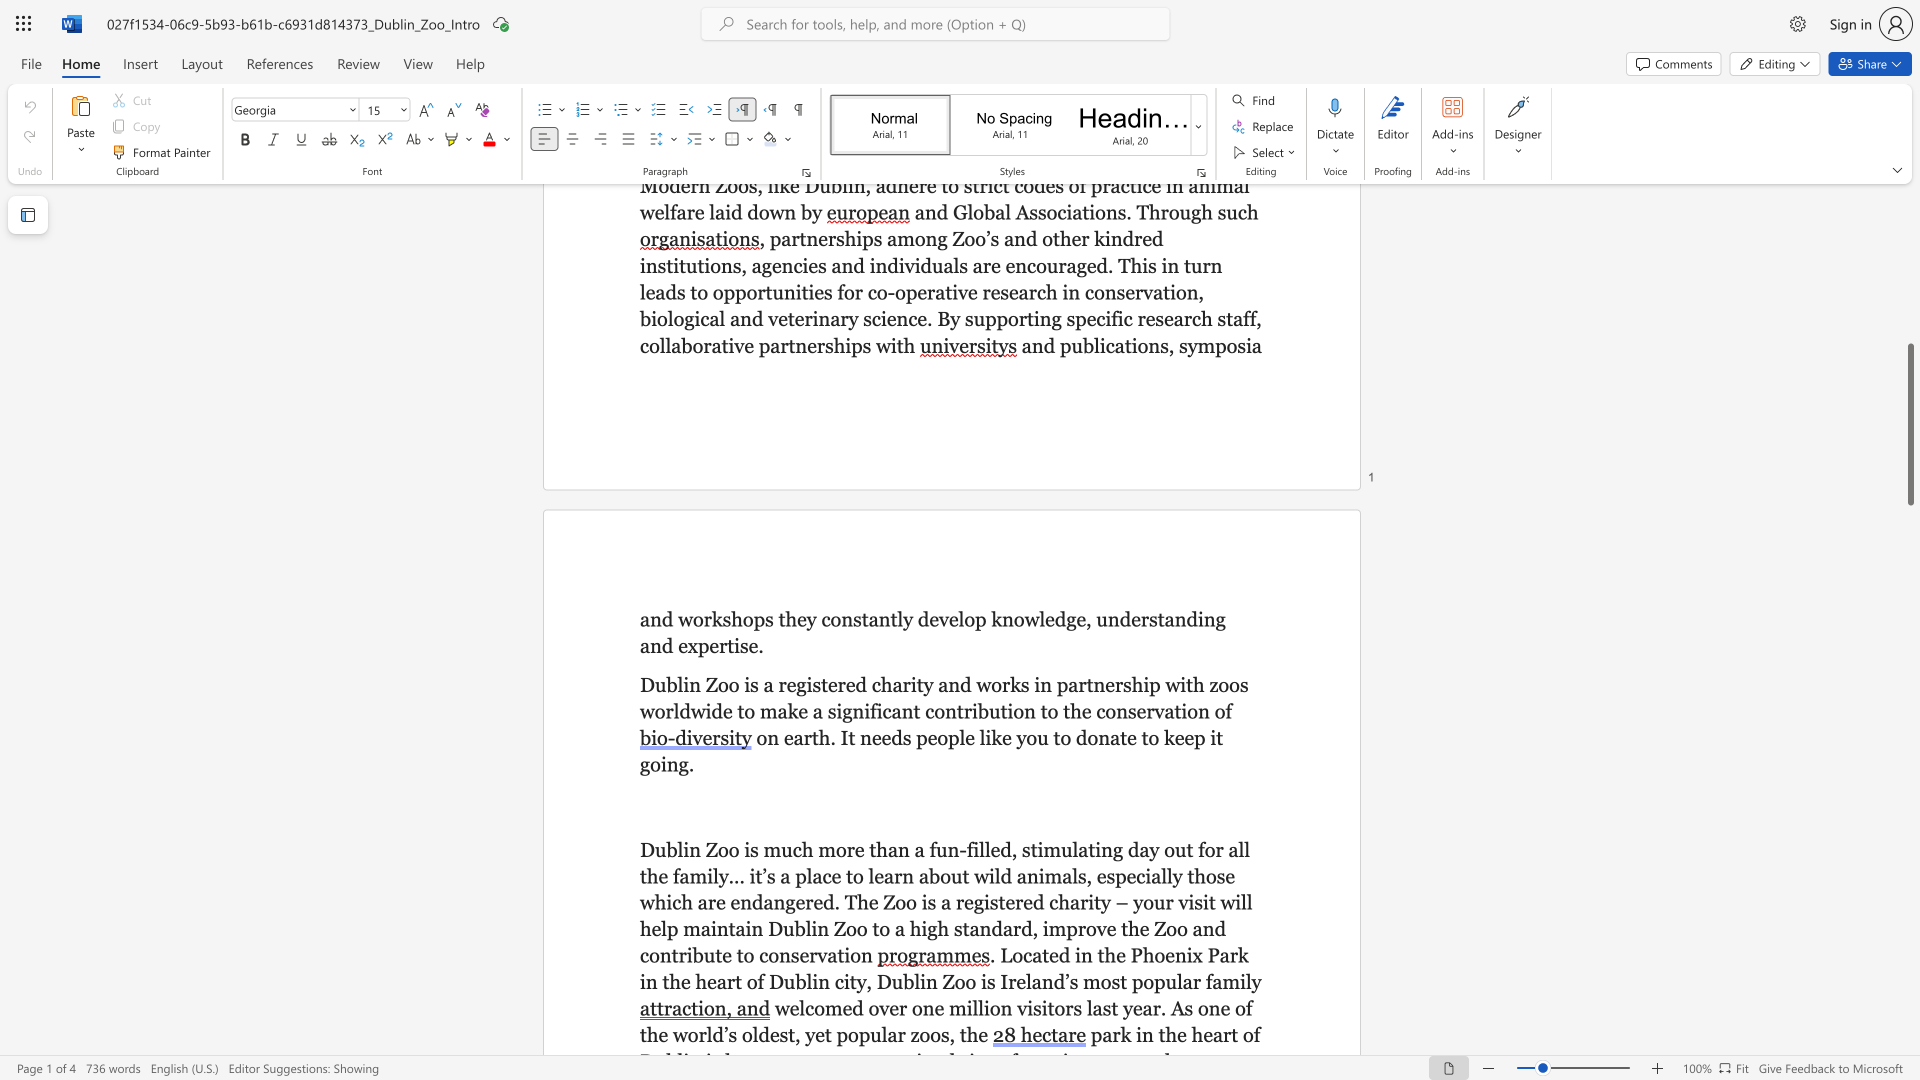 The width and height of the screenshot is (1920, 1080). I want to click on the subset text "hey constant" within the text "and workshops they constantly develo", so click(784, 618).